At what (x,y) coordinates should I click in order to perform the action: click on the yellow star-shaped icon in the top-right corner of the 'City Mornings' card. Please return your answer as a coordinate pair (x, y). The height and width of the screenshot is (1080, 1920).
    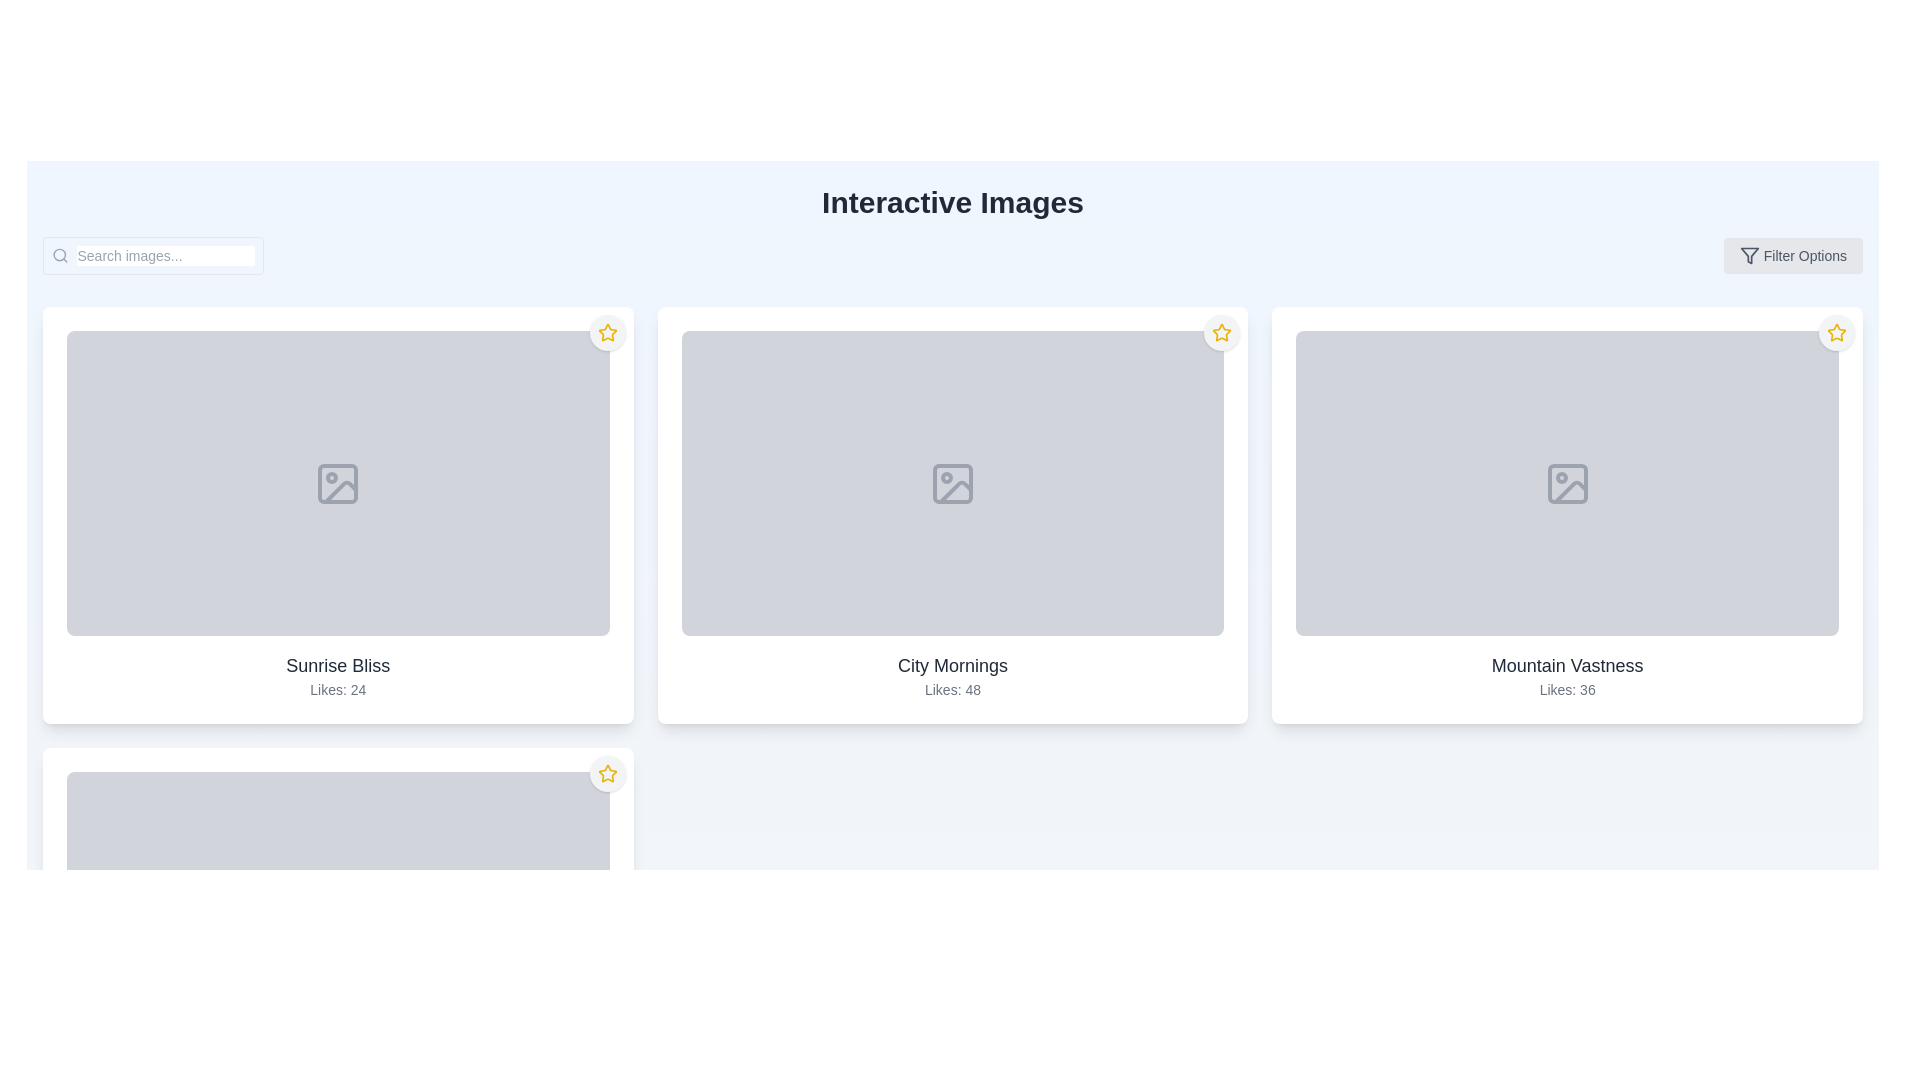
    Looking at the image, I should click on (1221, 331).